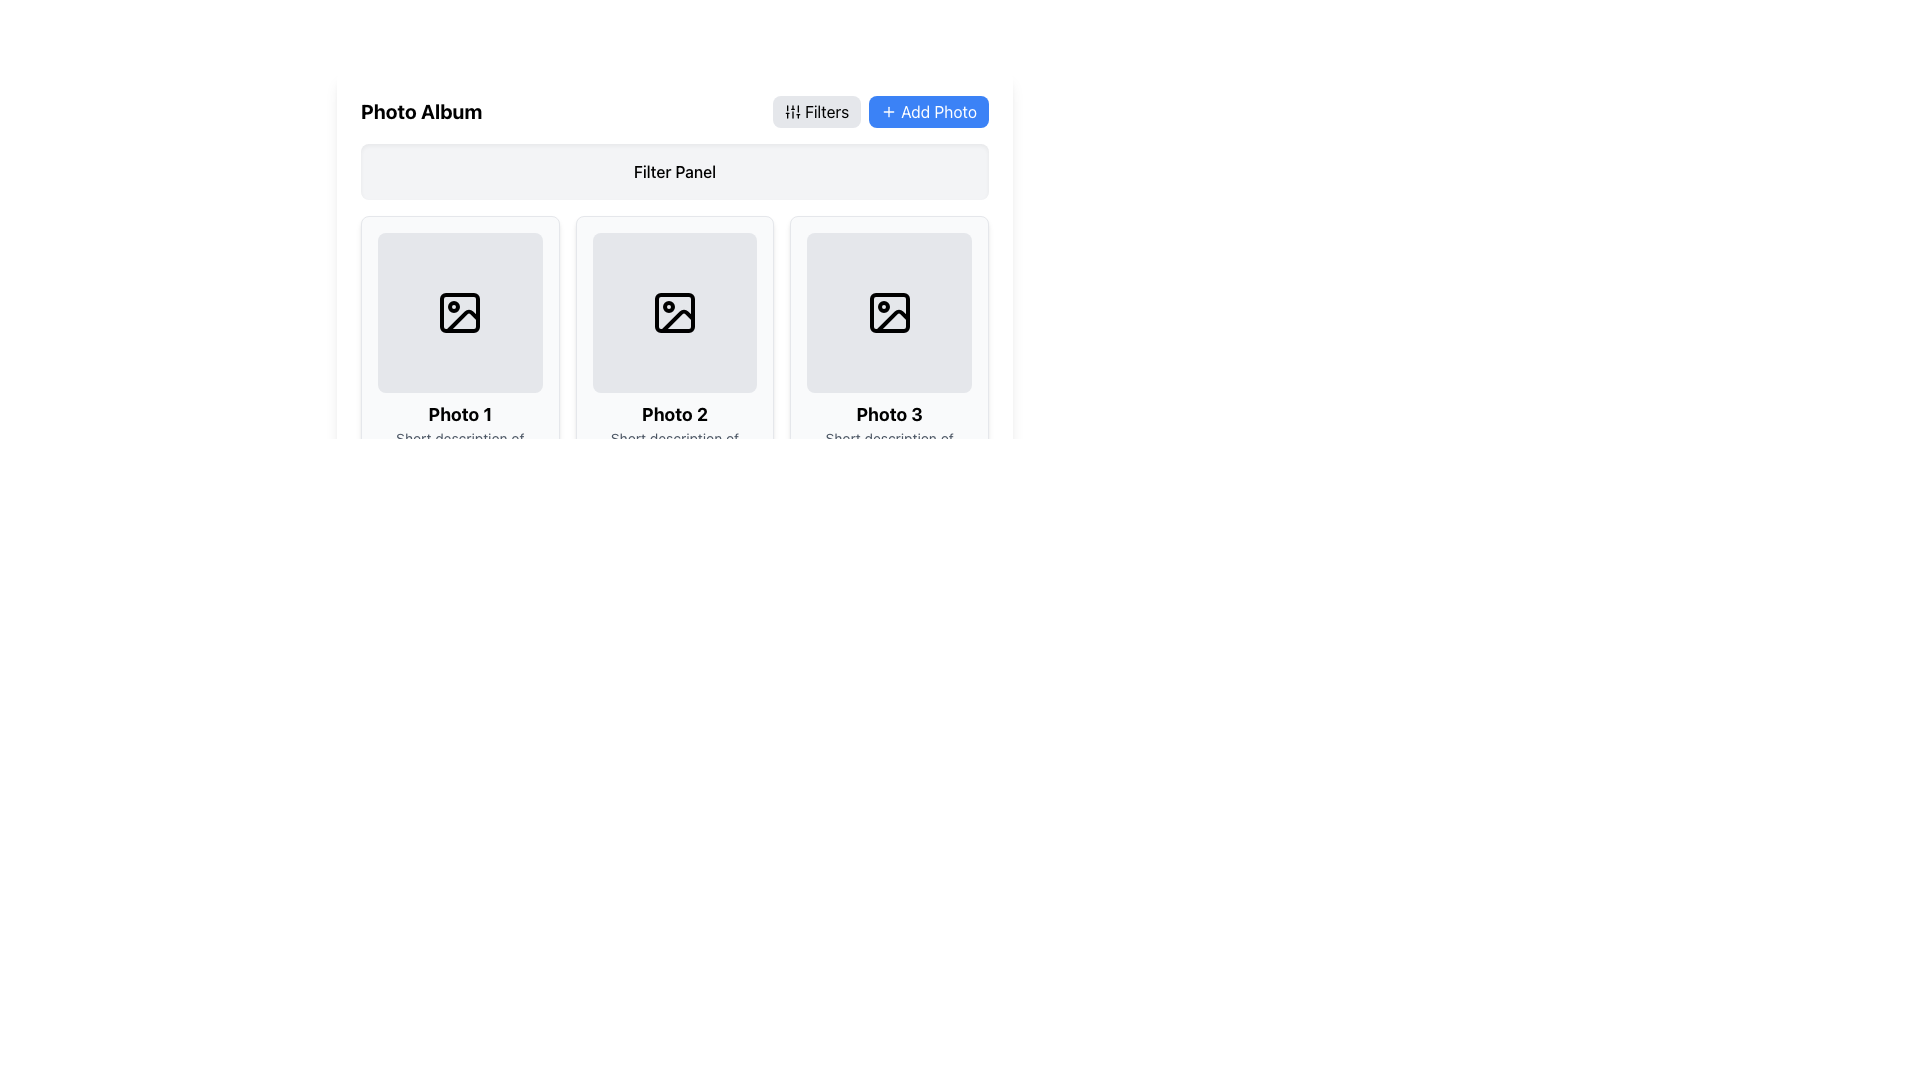  What do you see at coordinates (675, 447) in the screenshot?
I see `the static text displaying 'Short description of photo 2', which is located below the title 'Photo 2' in the photo card` at bounding box center [675, 447].